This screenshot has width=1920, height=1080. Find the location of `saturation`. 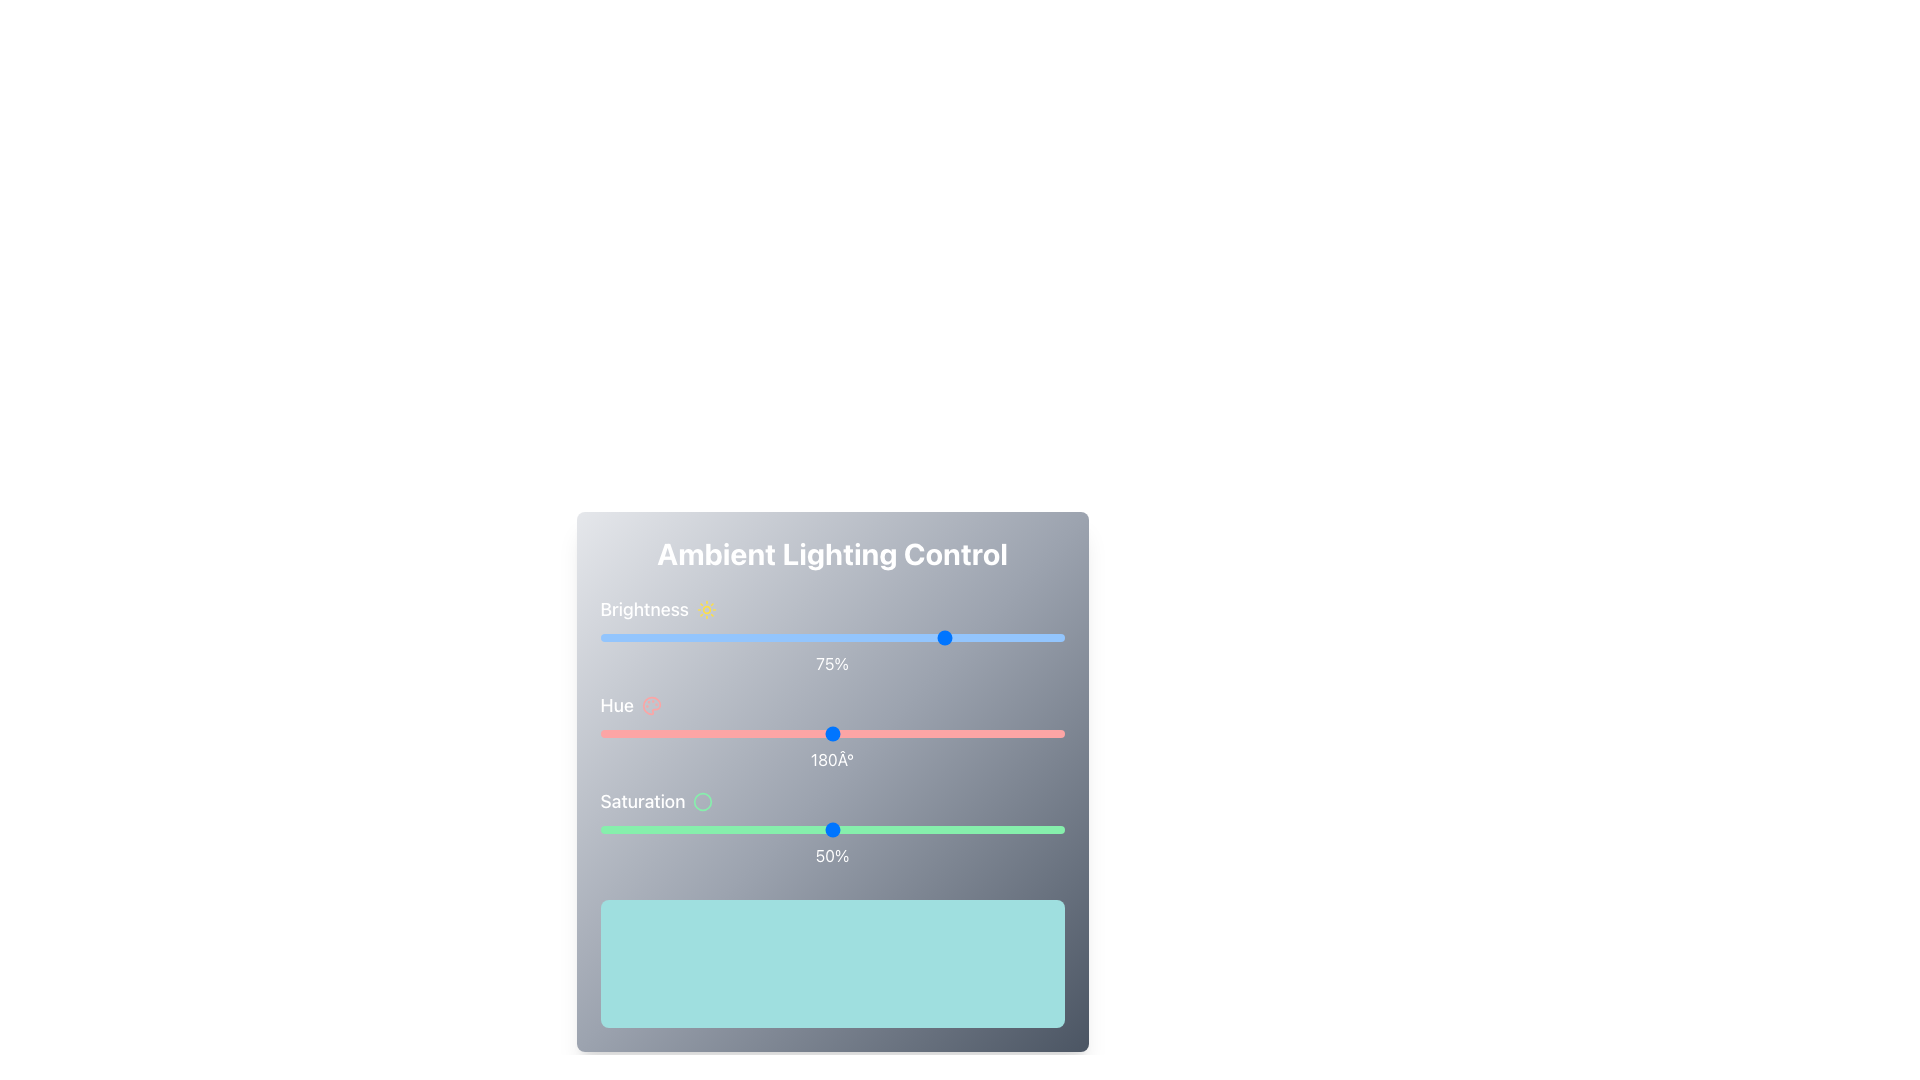

saturation is located at coordinates (962, 829).